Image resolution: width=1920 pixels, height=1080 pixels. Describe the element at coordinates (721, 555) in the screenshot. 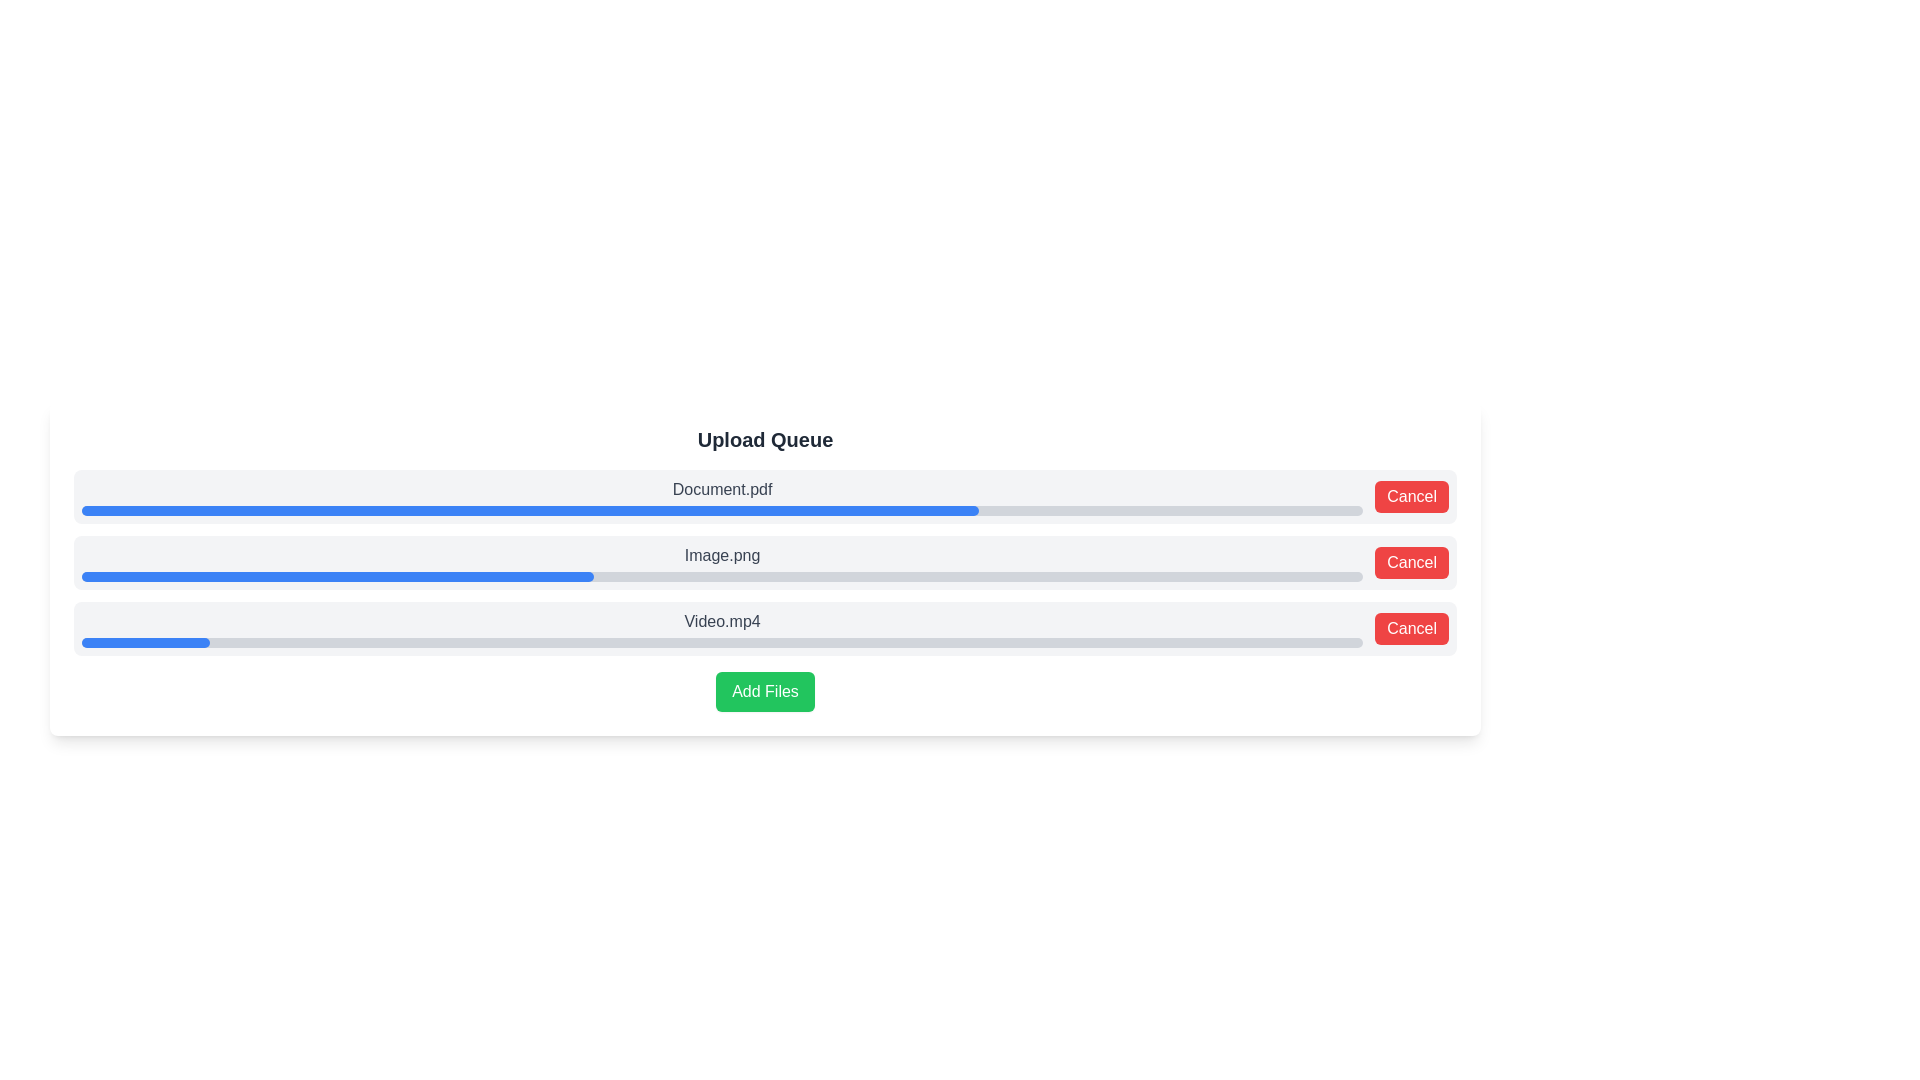

I see `the Text Label that identifies the upload item, which is located directly above the progress bar` at that location.